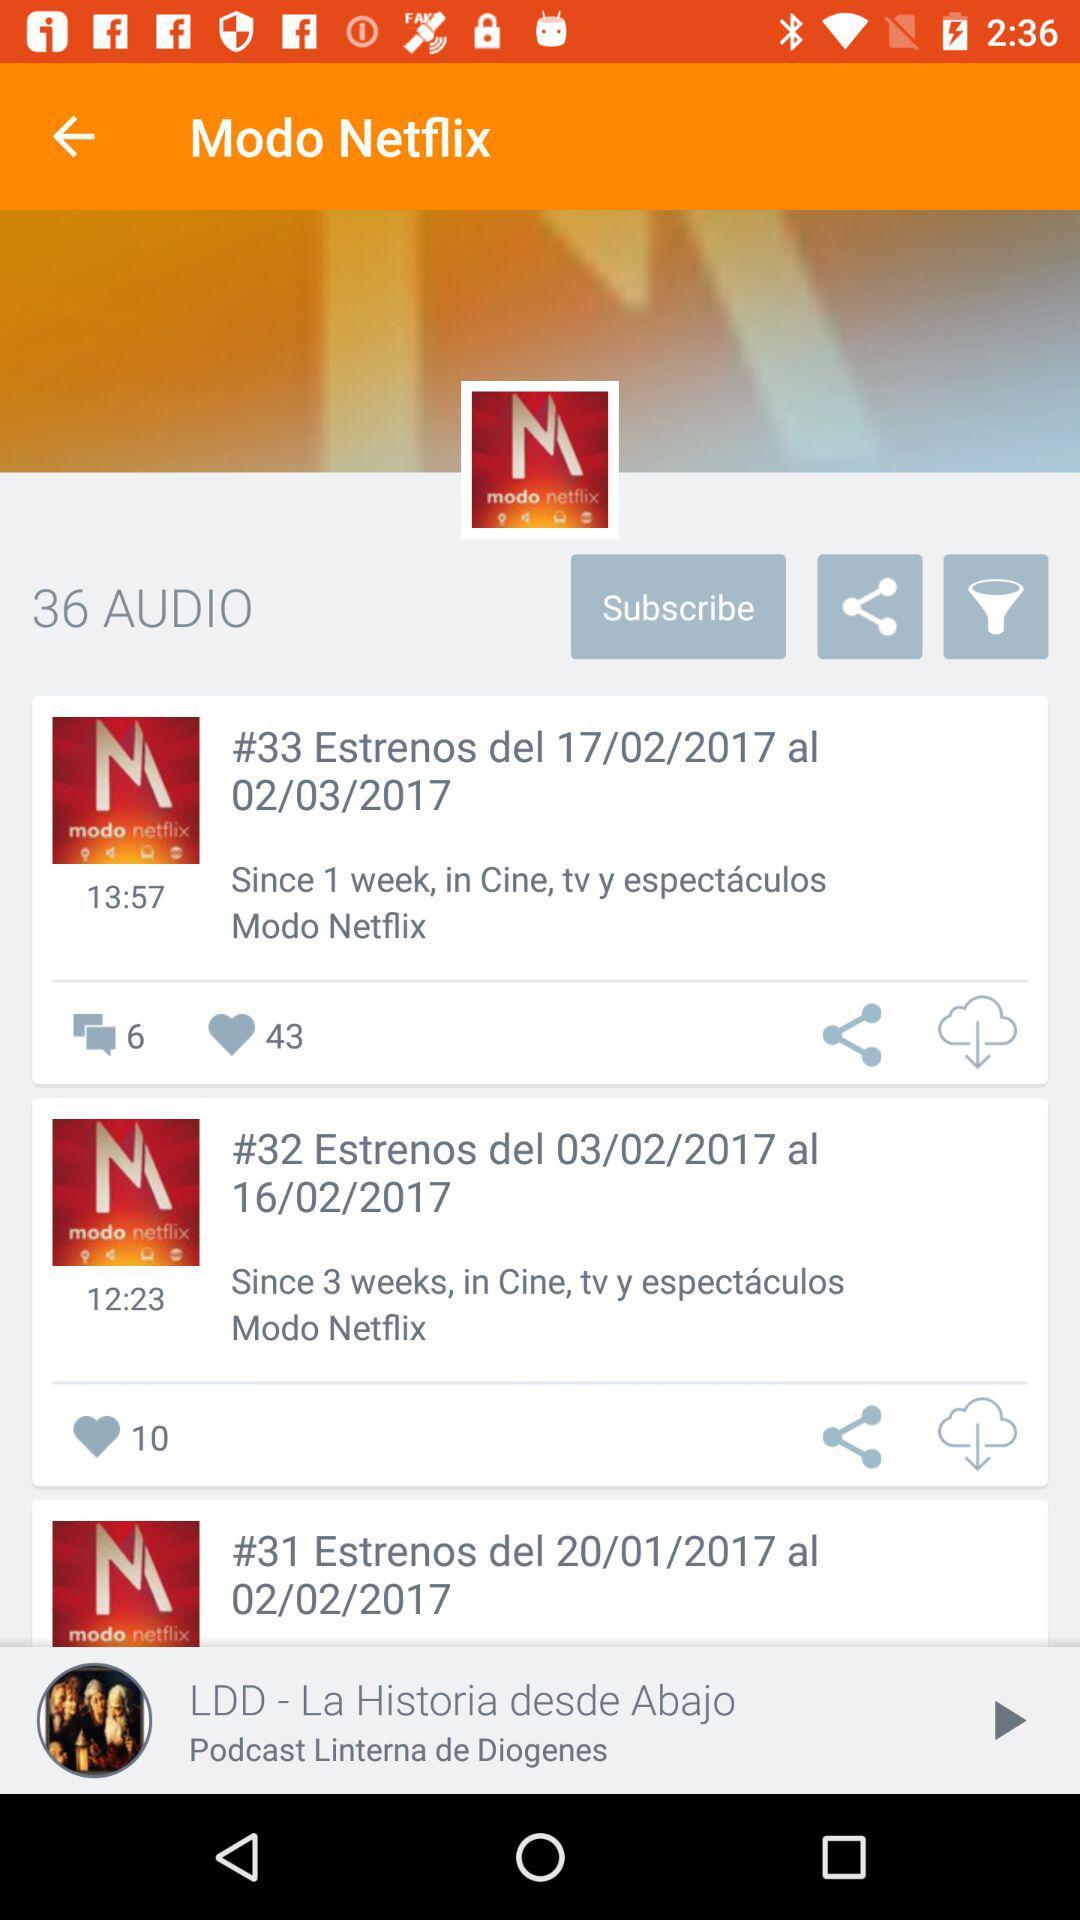 The width and height of the screenshot is (1080, 1920). Describe the element at coordinates (1006, 1719) in the screenshot. I see `the play icon` at that location.